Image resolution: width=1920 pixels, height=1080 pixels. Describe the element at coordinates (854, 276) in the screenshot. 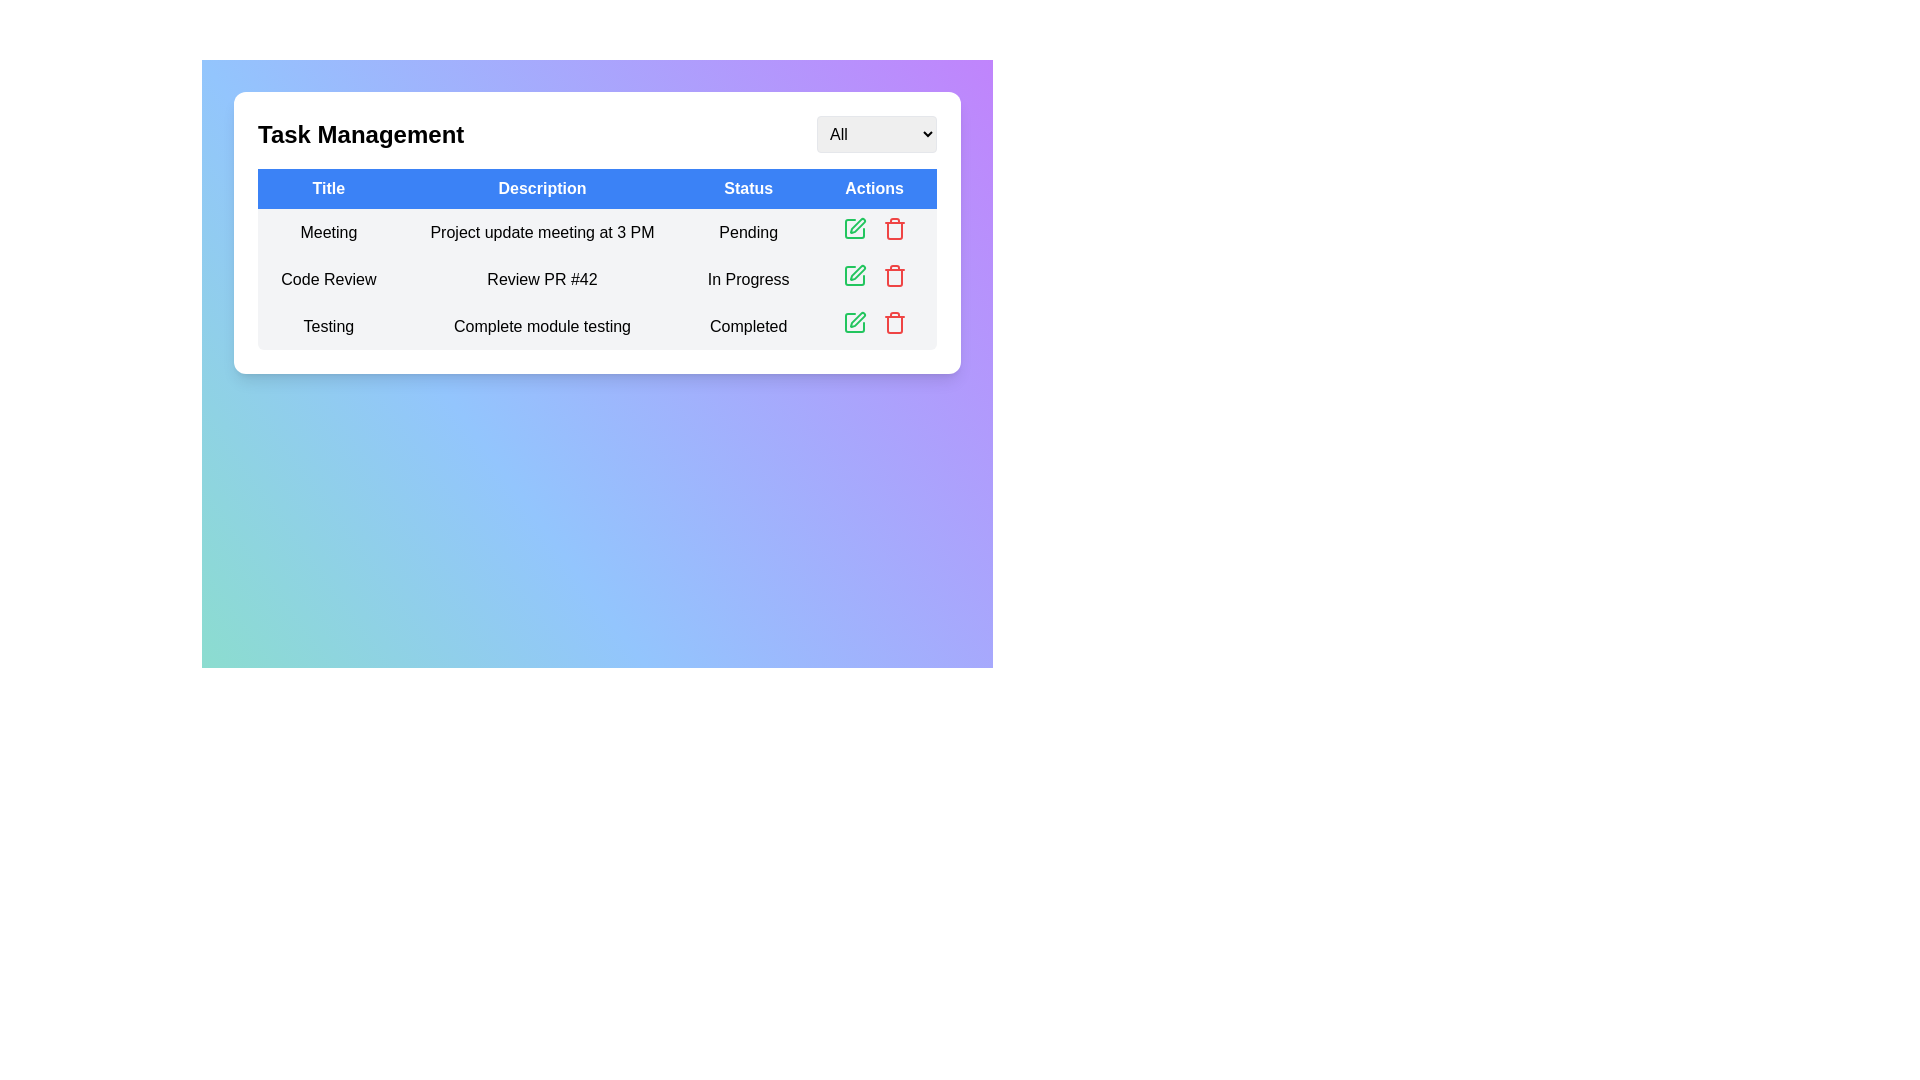

I see `the green stroke square outline icon in the Actions column of the task management table to initiate an edit action for the task labeled 'Code Review'` at that location.